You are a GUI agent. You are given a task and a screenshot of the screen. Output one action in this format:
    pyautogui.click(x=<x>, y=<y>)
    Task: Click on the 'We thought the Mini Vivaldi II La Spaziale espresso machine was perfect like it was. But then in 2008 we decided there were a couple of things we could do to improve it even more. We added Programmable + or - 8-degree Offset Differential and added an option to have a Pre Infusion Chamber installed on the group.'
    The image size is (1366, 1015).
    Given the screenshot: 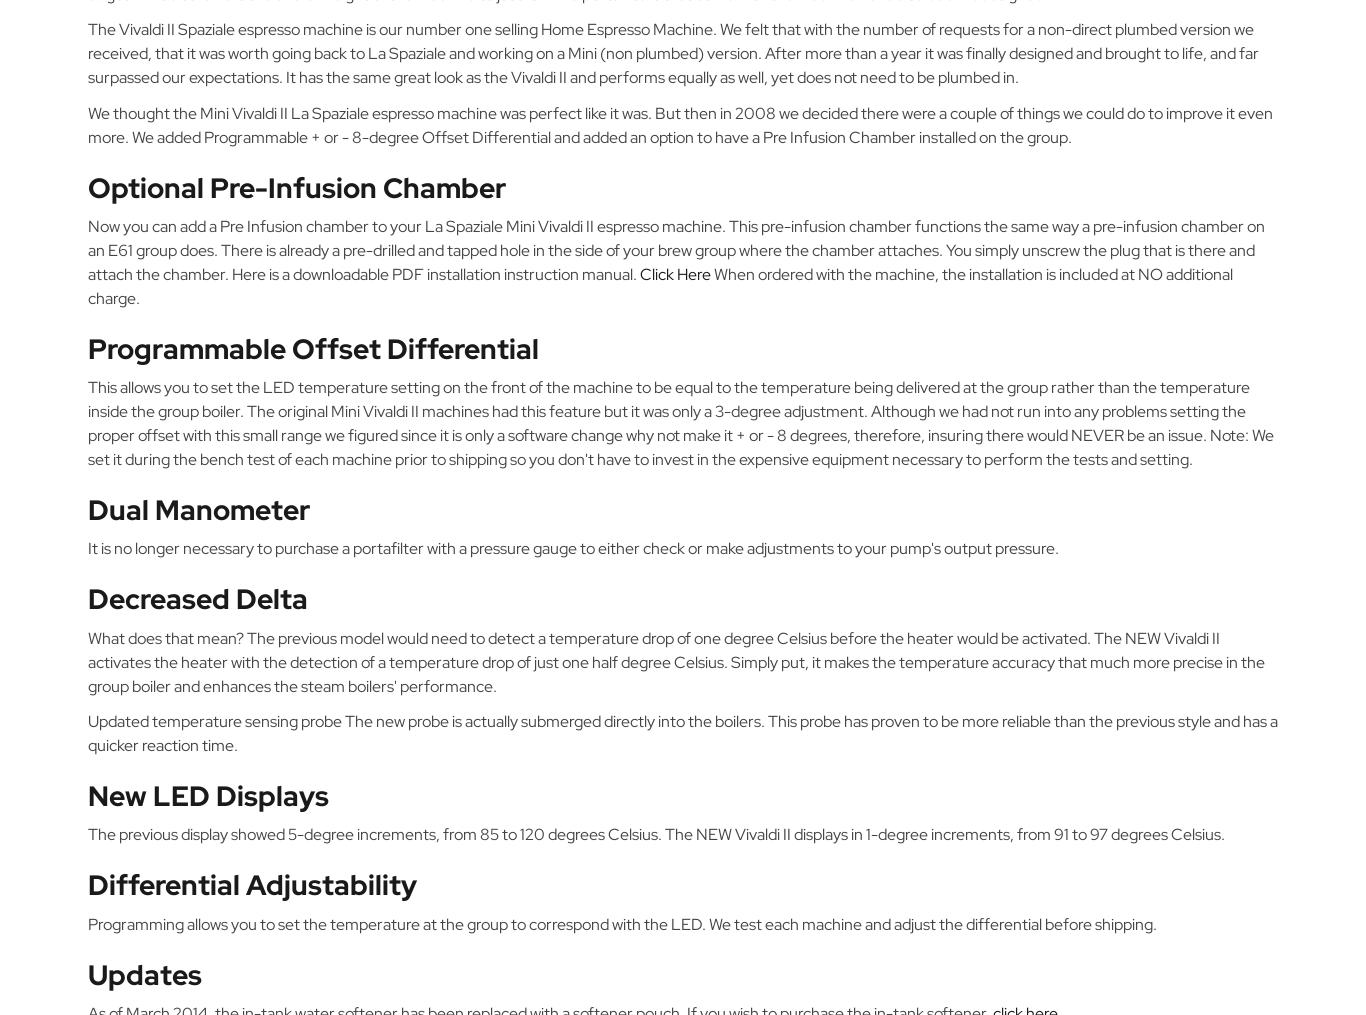 What is the action you would take?
    pyautogui.click(x=679, y=124)
    